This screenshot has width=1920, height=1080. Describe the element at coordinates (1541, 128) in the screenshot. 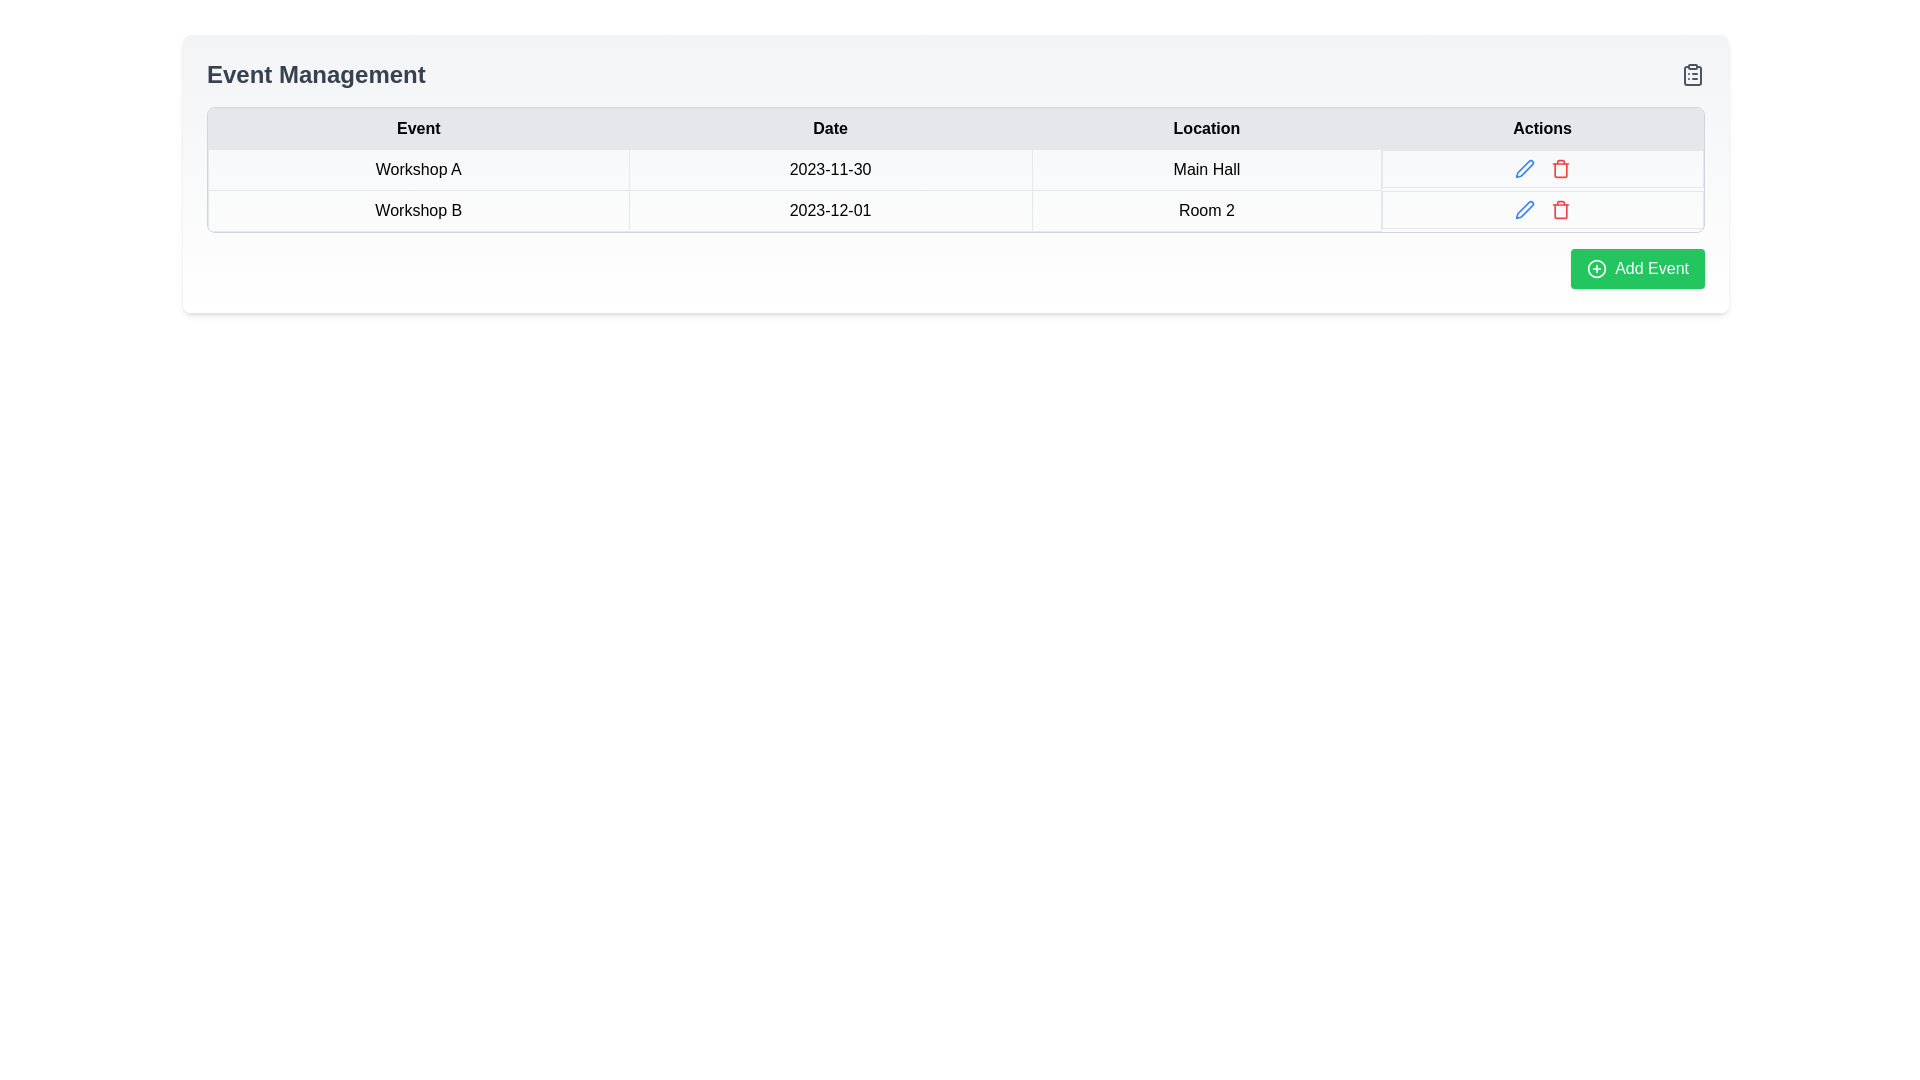

I see `the 'Actions' text label, which is the fourth header cell in the table and displays the text in bold black font within a light gray cell` at that location.